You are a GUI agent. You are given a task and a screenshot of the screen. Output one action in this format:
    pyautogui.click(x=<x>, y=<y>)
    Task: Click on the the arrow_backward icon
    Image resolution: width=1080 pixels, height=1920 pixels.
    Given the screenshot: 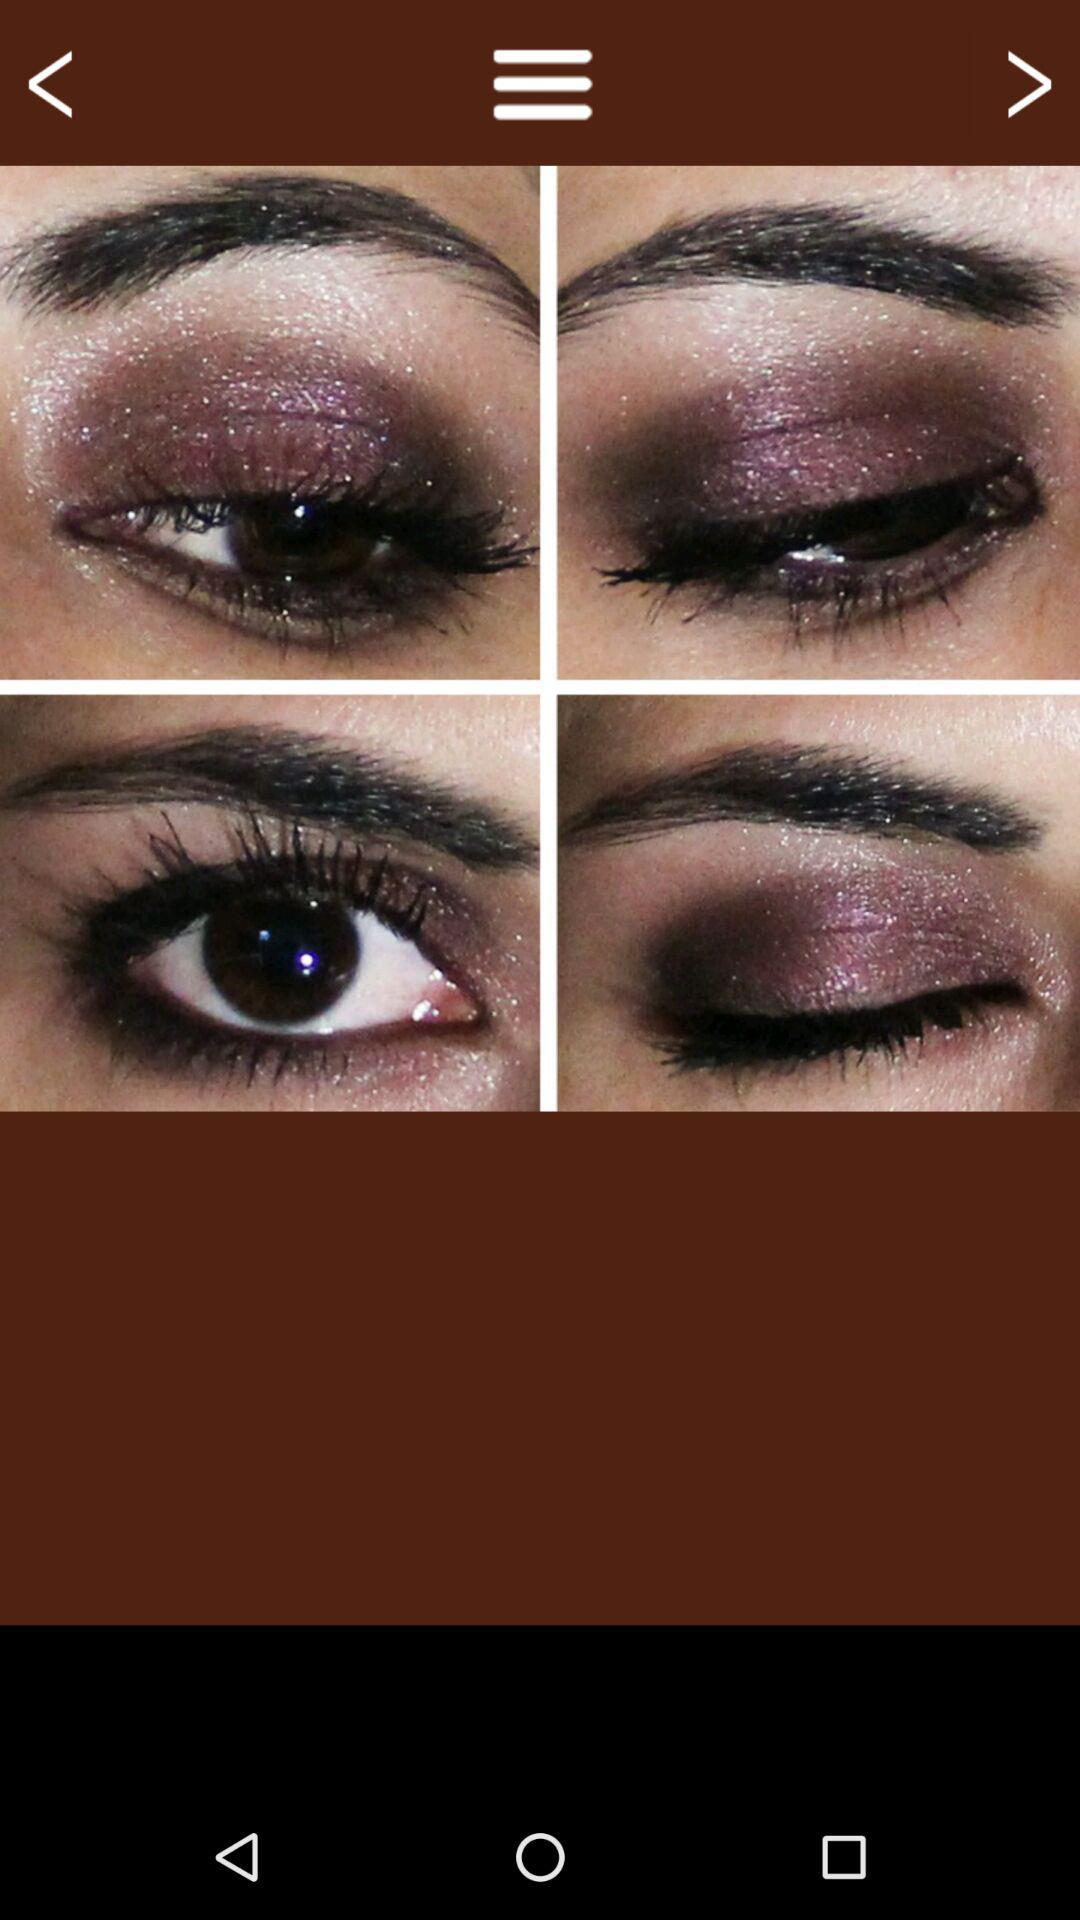 What is the action you would take?
    pyautogui.click(x=53, y=87)
    